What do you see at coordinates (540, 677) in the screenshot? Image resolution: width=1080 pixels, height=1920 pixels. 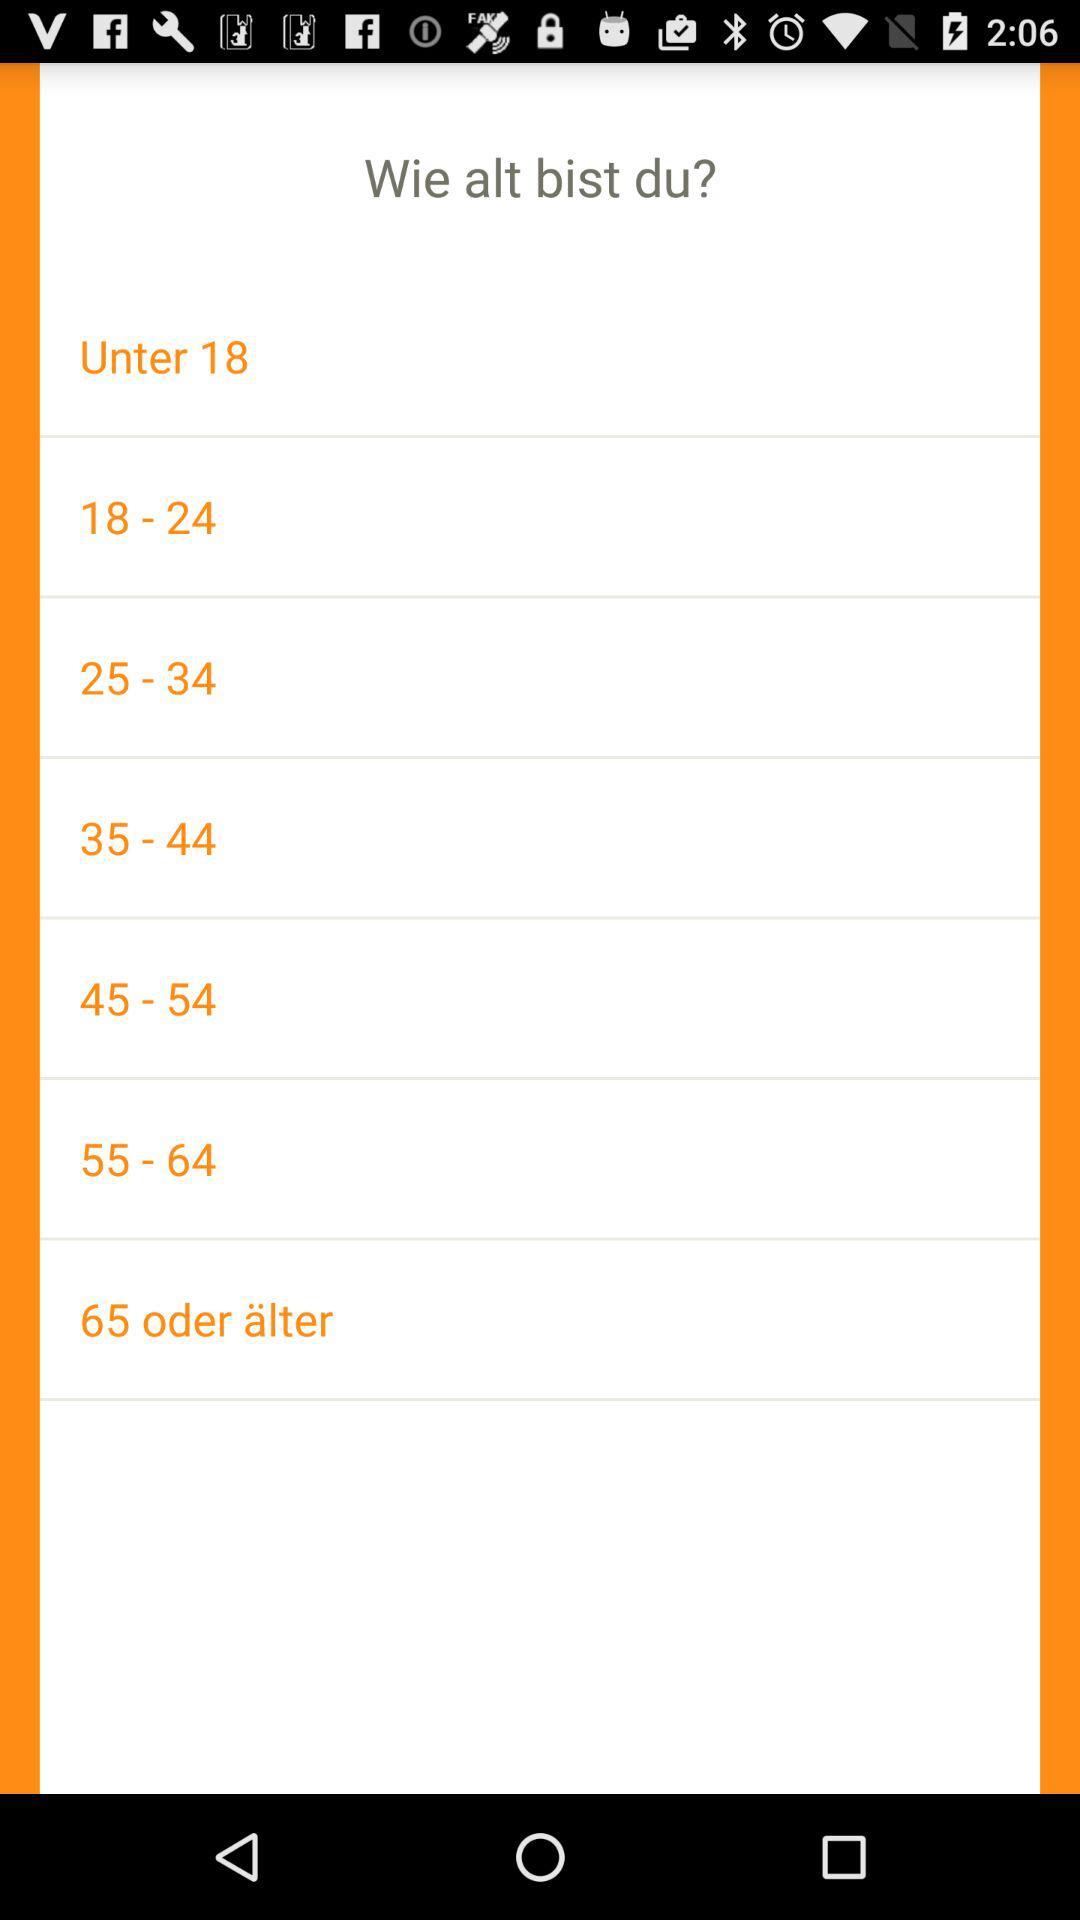 I see `item above 35 - 44 icon` at bounding box center [540, 677].